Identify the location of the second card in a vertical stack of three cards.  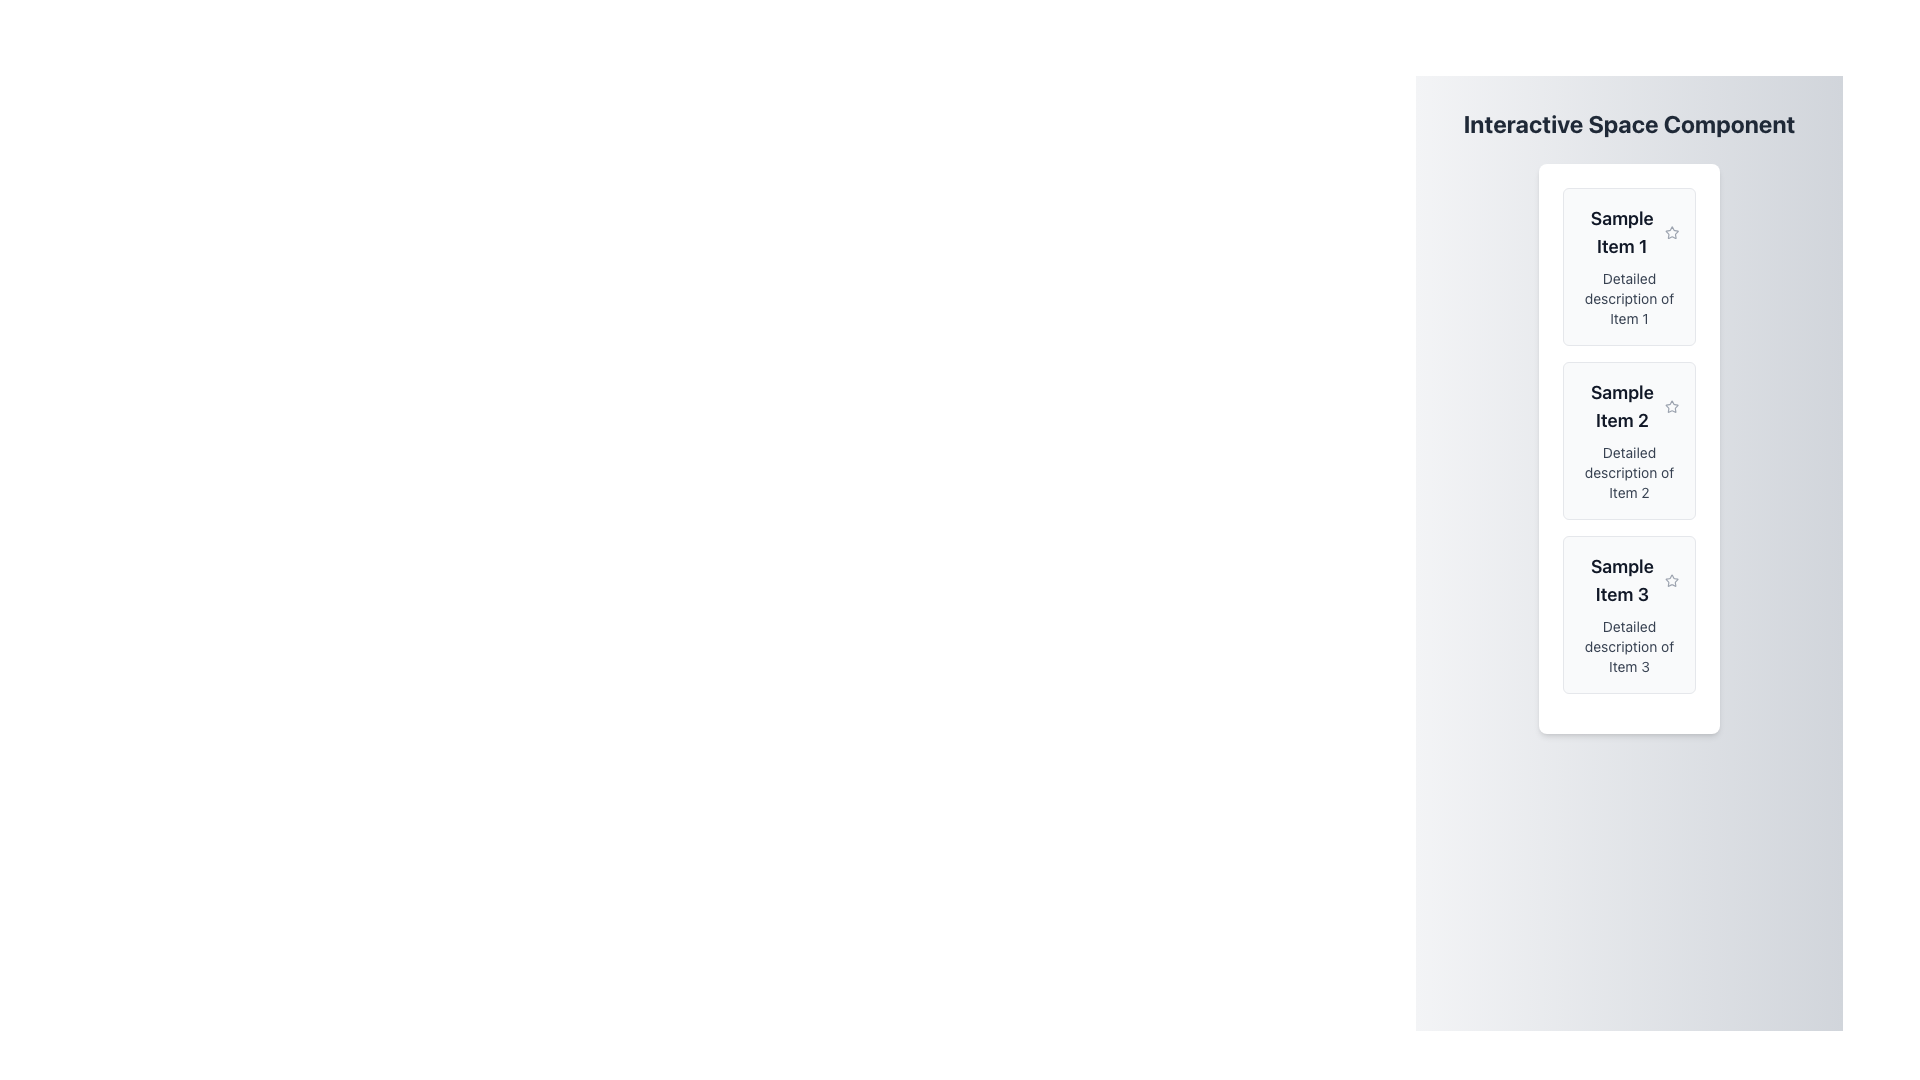
(1629, 439).